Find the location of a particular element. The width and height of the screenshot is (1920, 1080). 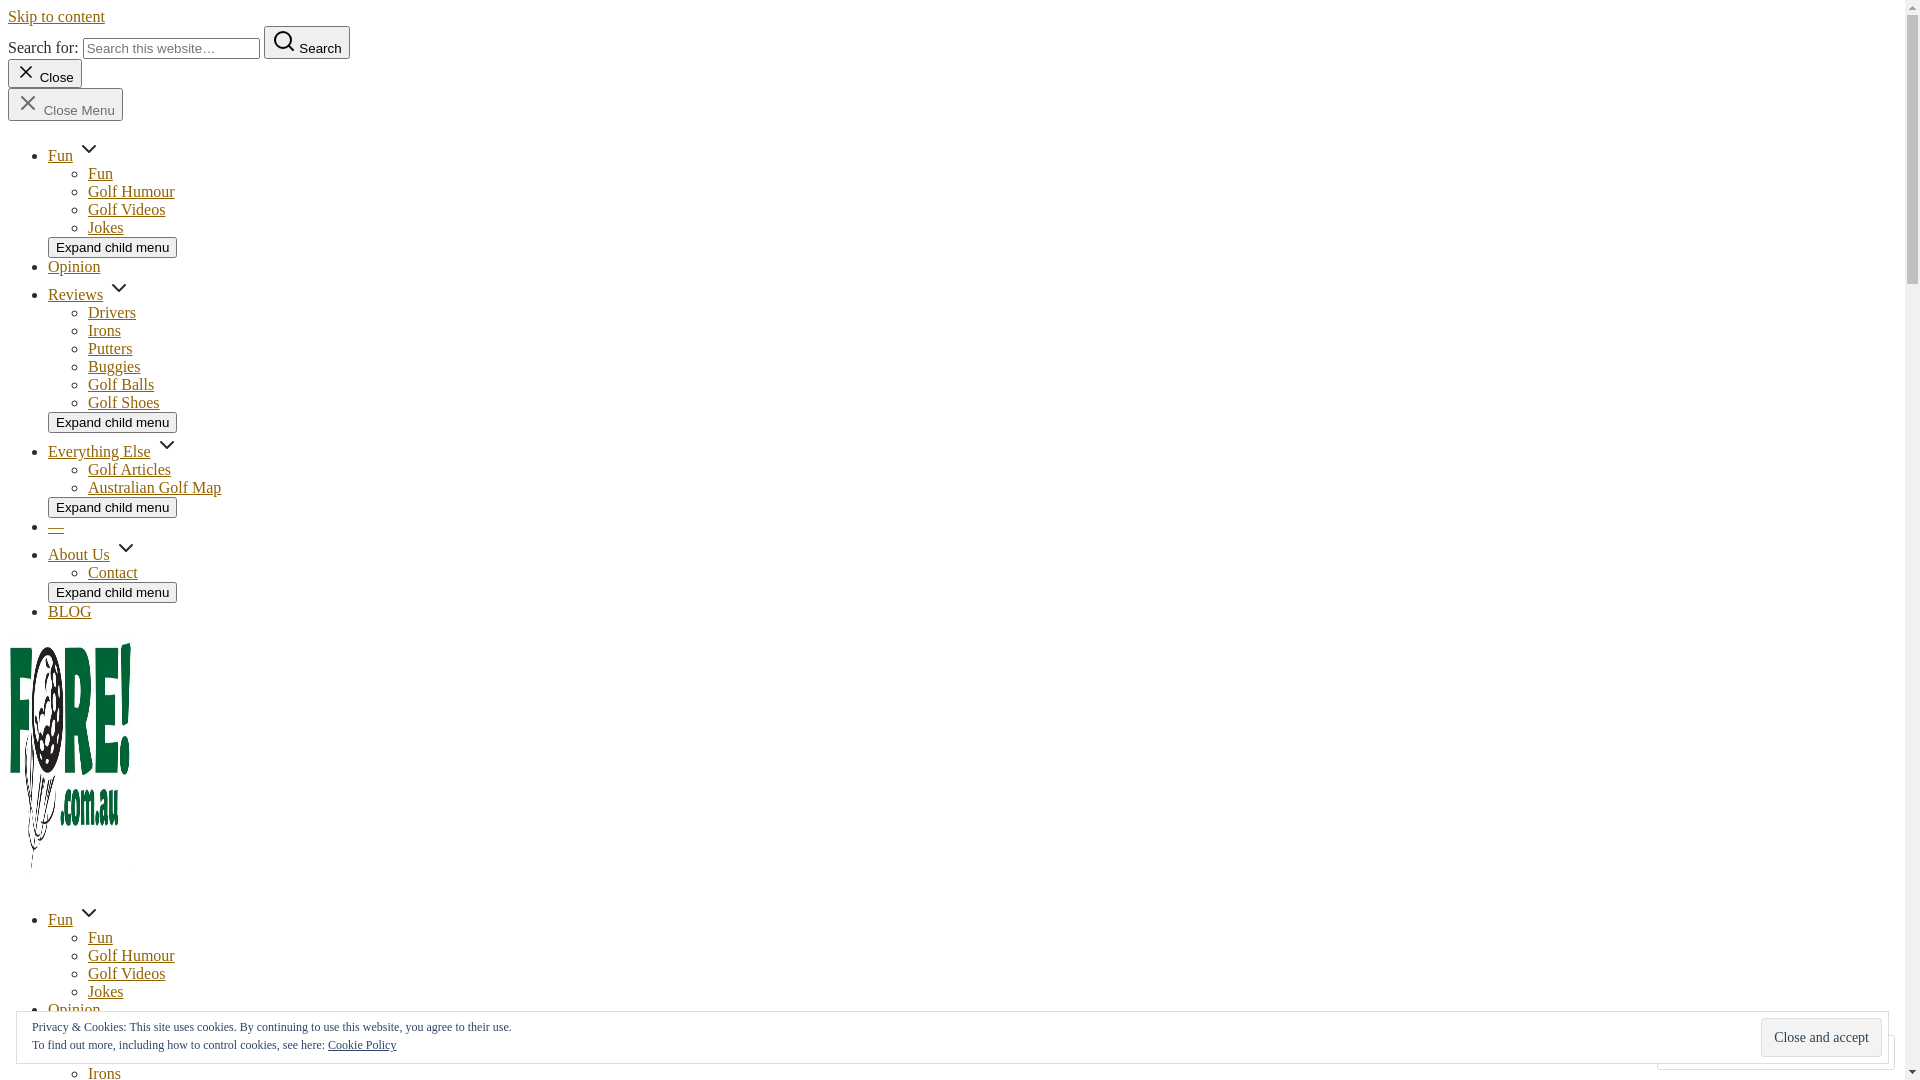

'Close' is located at coordinates (44, 72).